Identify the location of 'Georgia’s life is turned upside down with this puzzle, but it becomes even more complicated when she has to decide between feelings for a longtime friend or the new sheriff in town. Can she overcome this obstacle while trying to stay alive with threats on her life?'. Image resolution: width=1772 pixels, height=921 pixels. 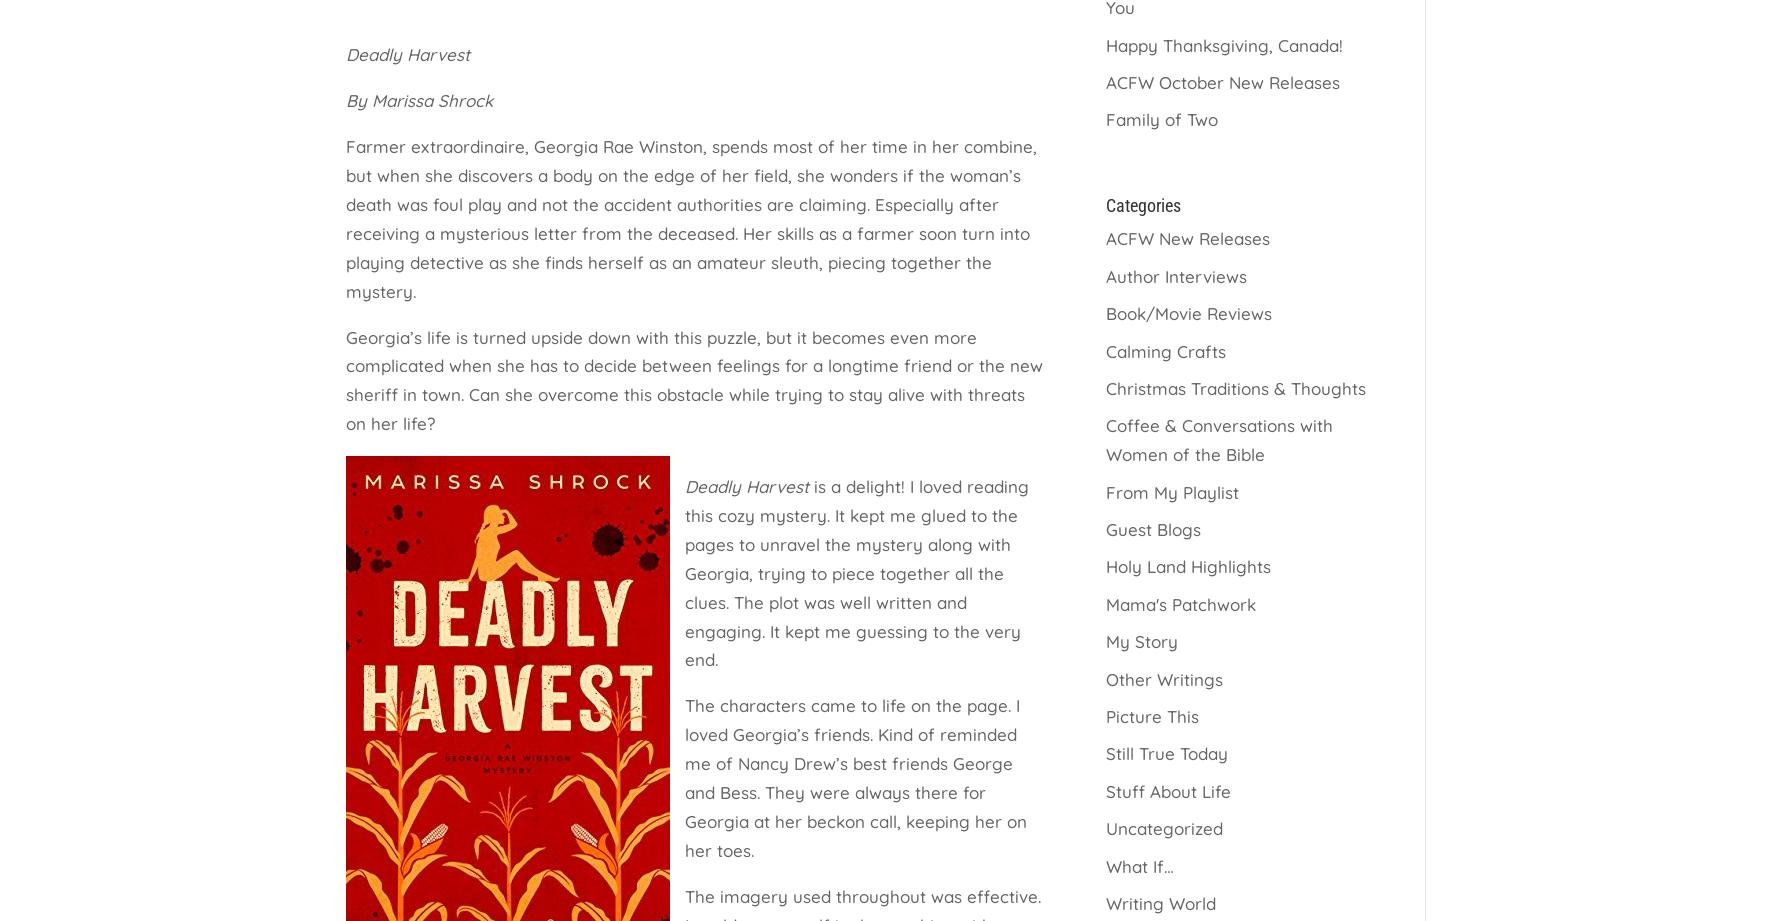
(693, 380).